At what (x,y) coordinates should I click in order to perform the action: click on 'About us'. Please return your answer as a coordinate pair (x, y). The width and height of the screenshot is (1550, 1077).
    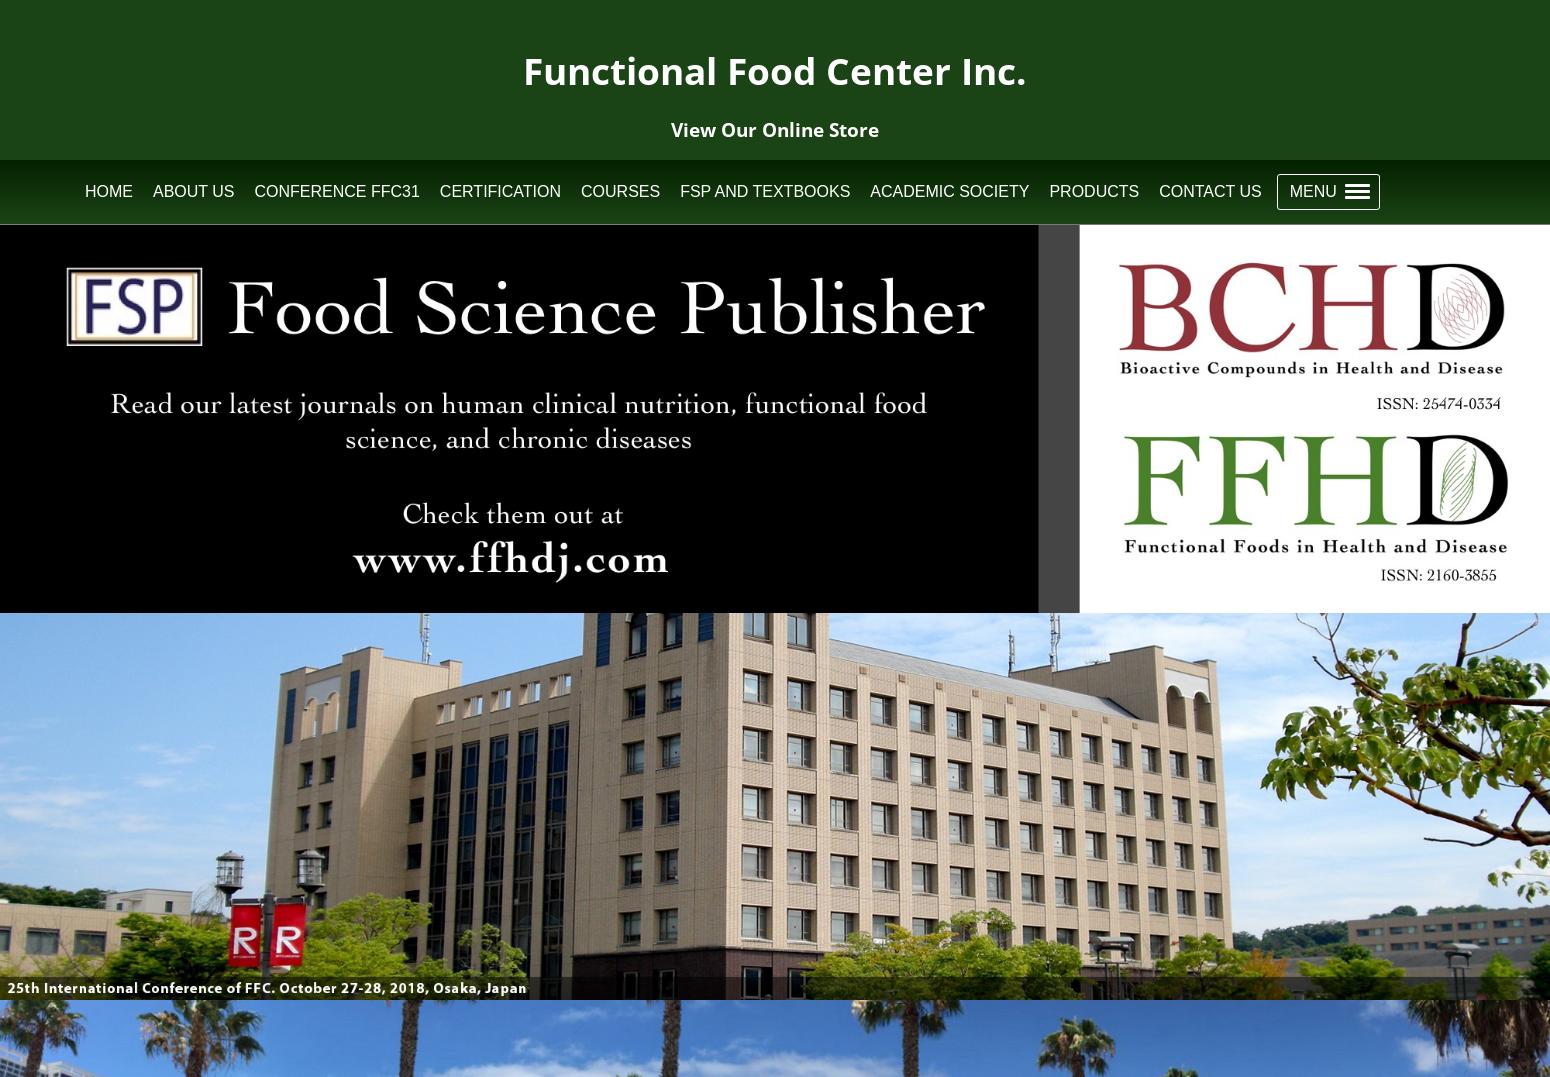
    Looking at the image, I should click on (192, 190).